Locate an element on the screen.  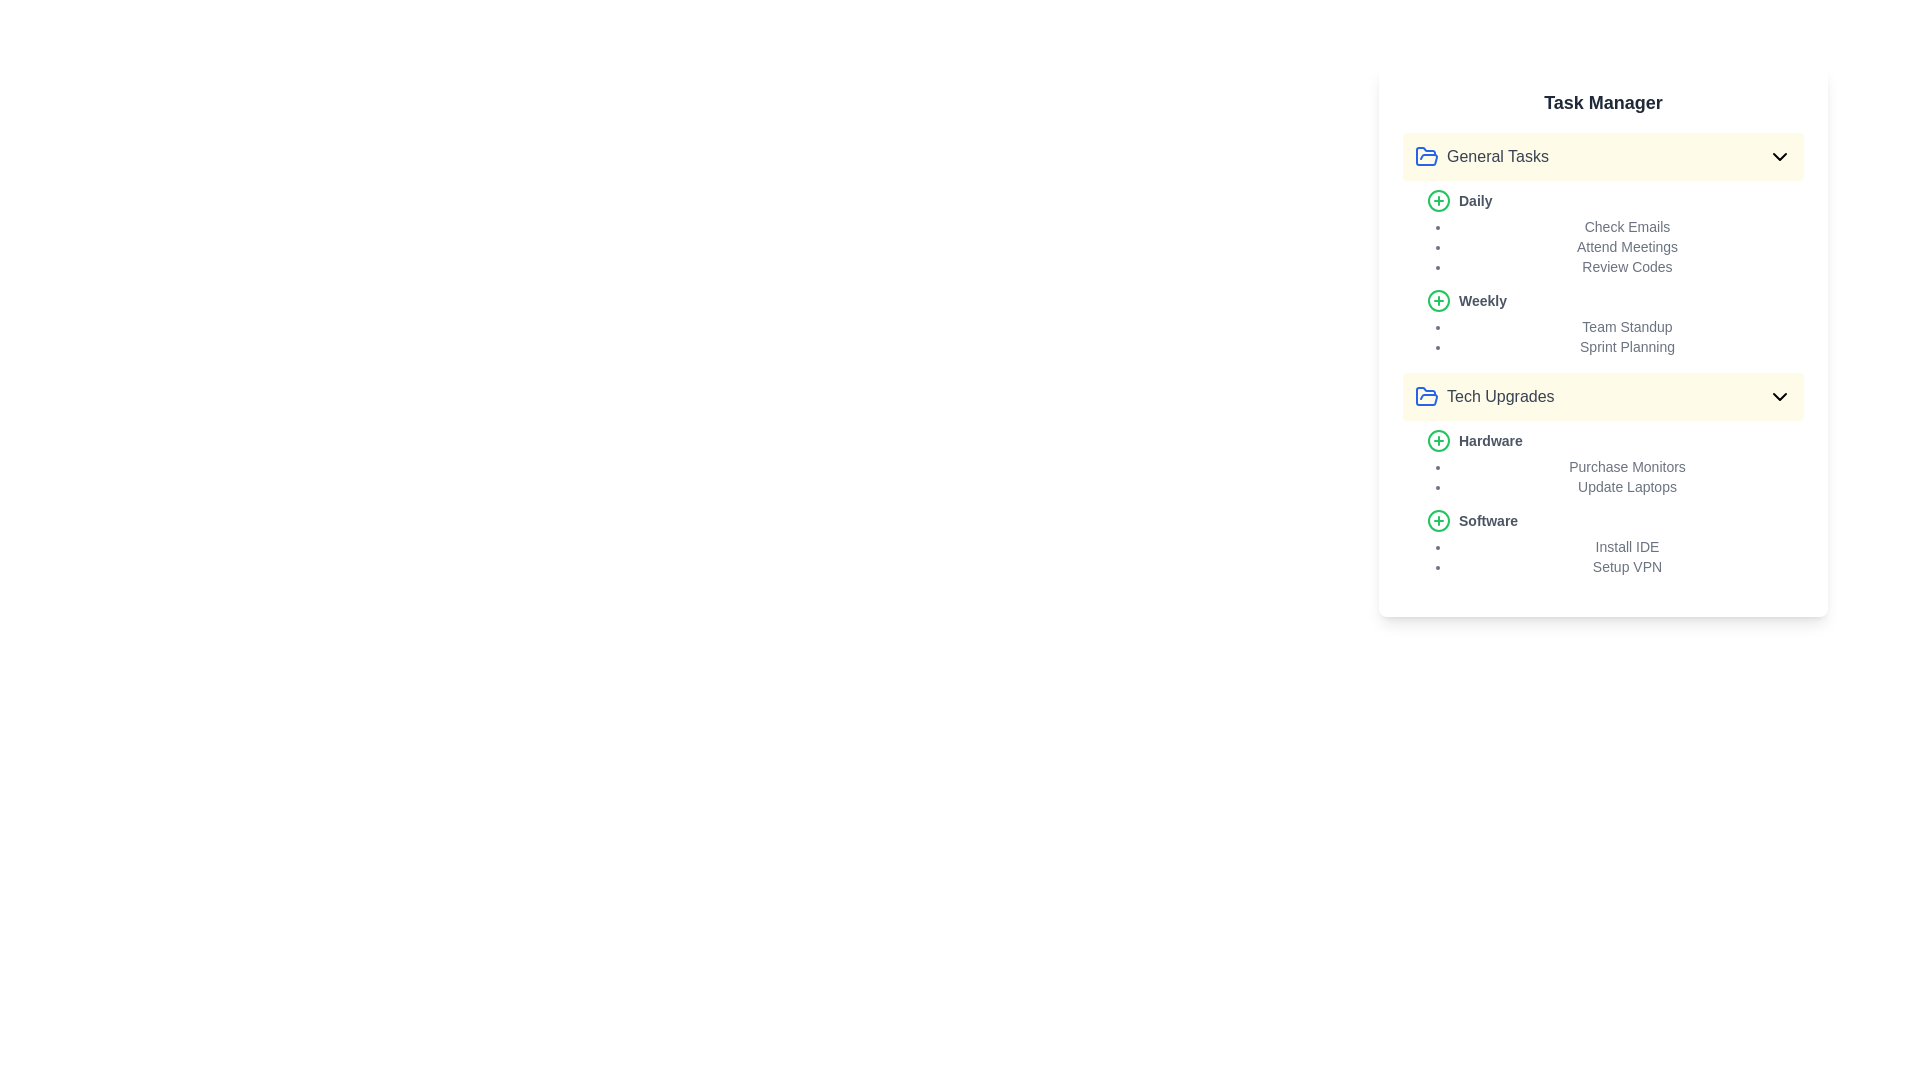
the center of the 'Tech Upgrades' button, which features a blue folder icon on the left and a gray text label on the right, located in the 'Task Manager' section is located at coordinates (1484, 397).